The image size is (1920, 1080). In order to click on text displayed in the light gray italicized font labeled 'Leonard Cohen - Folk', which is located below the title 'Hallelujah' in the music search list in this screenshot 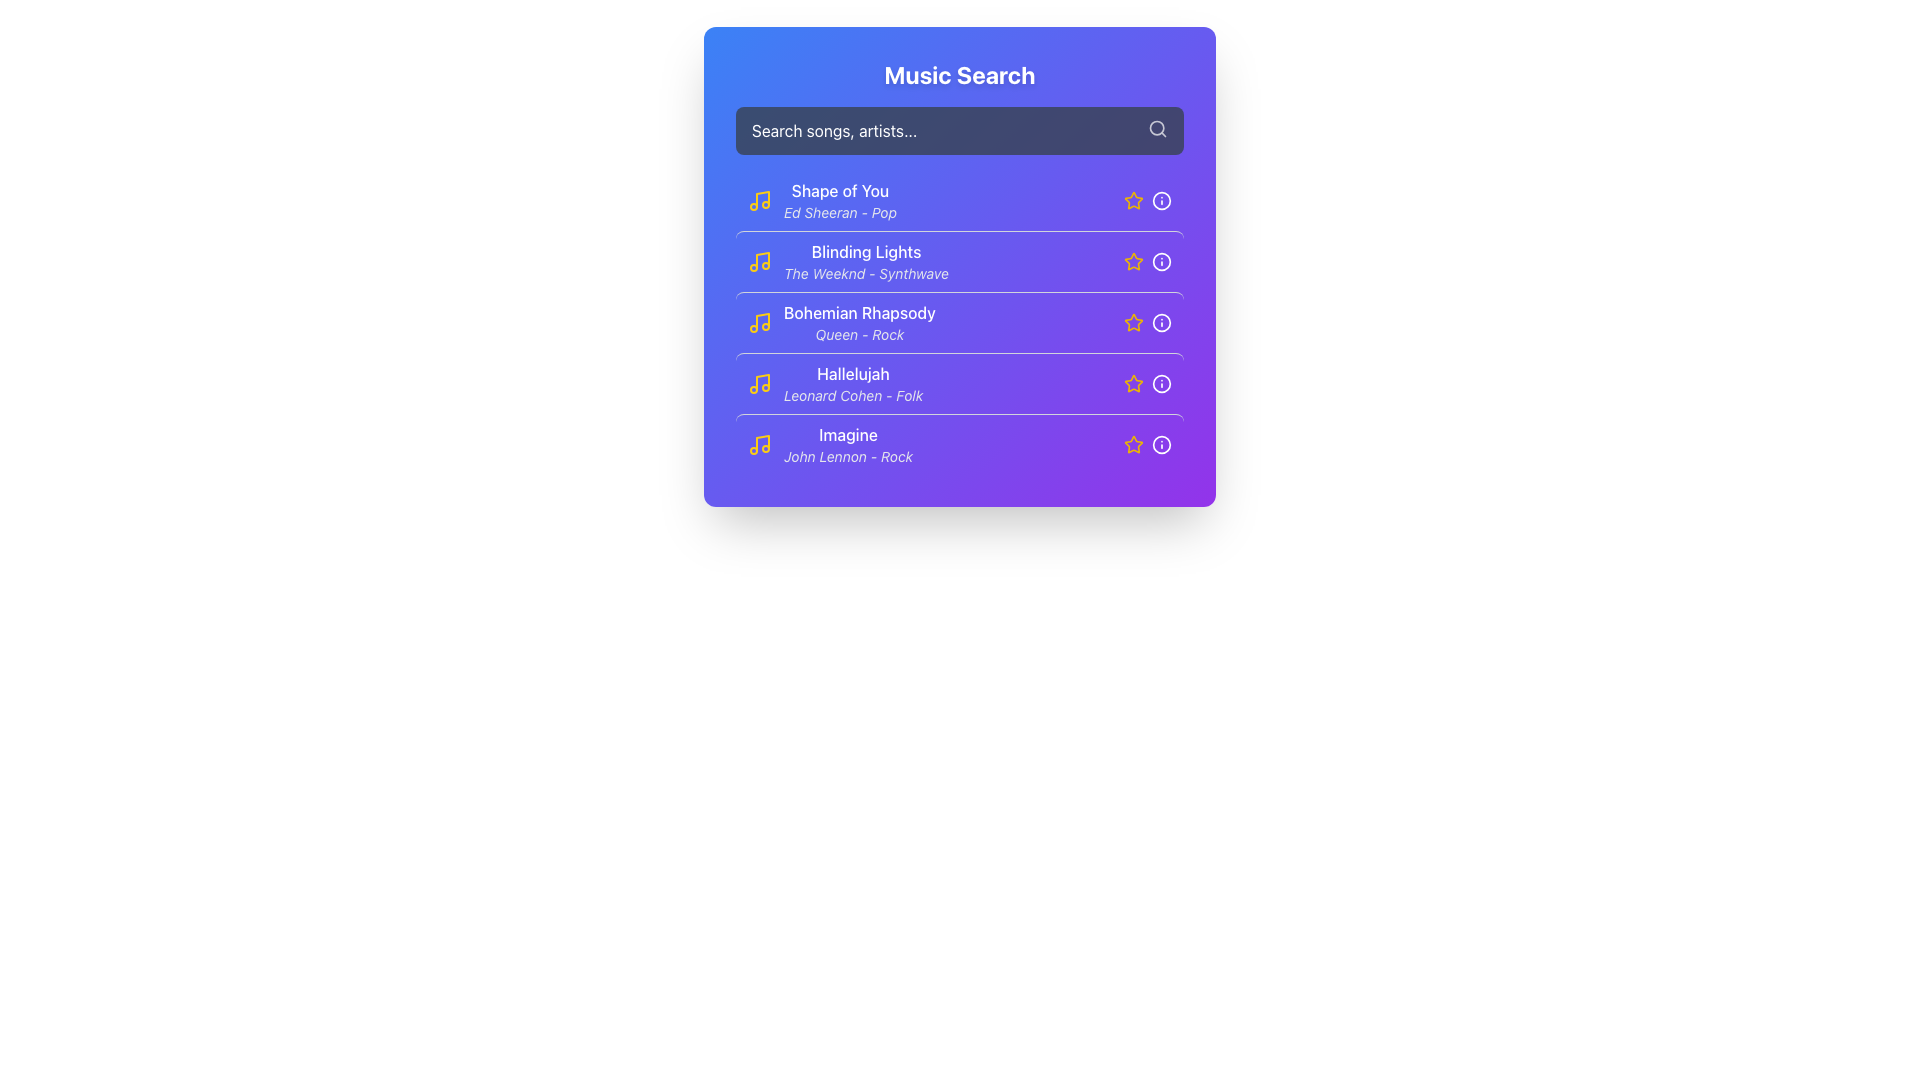, I will do `click(853, 396)`.